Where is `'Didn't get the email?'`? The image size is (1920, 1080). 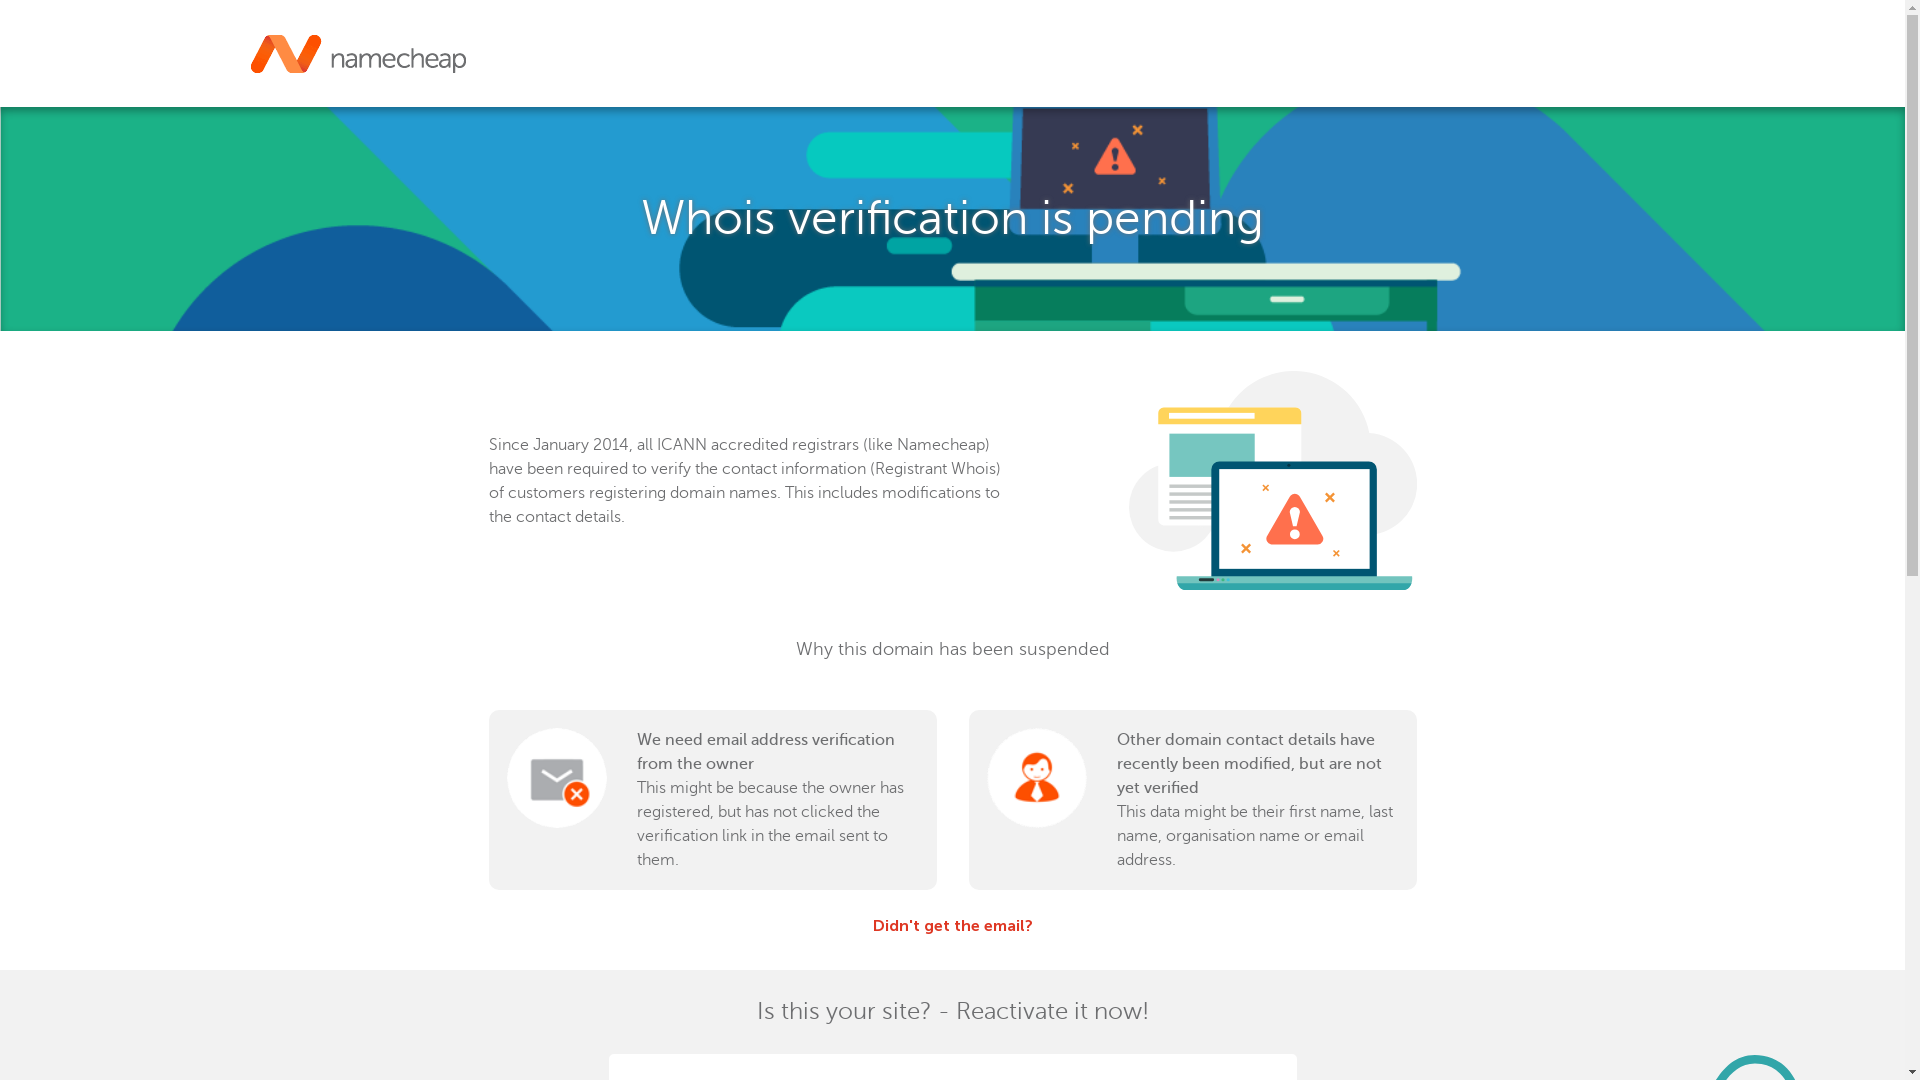 'Didn't get the email?' is located at coordinates (950, 925).